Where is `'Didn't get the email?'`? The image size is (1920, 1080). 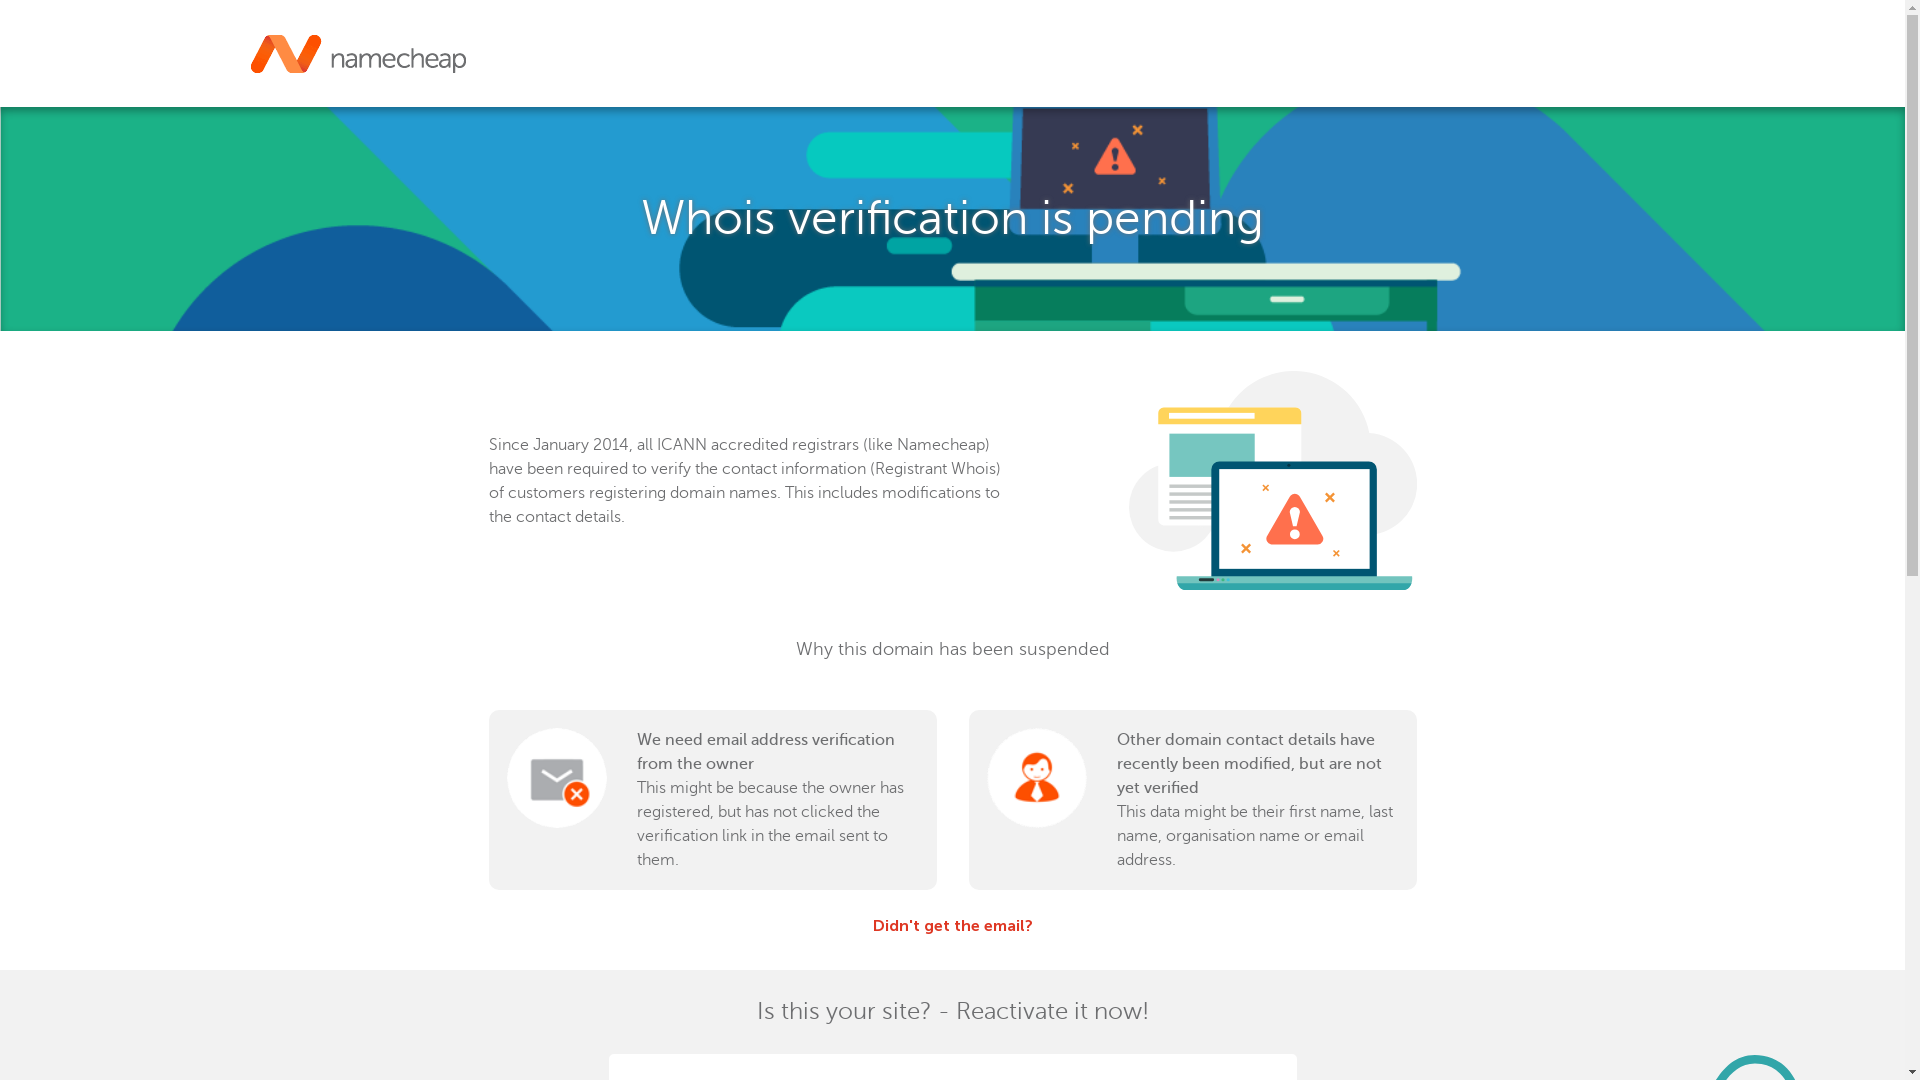 'Didn't get the email?' is located at coordinates (950, 925).